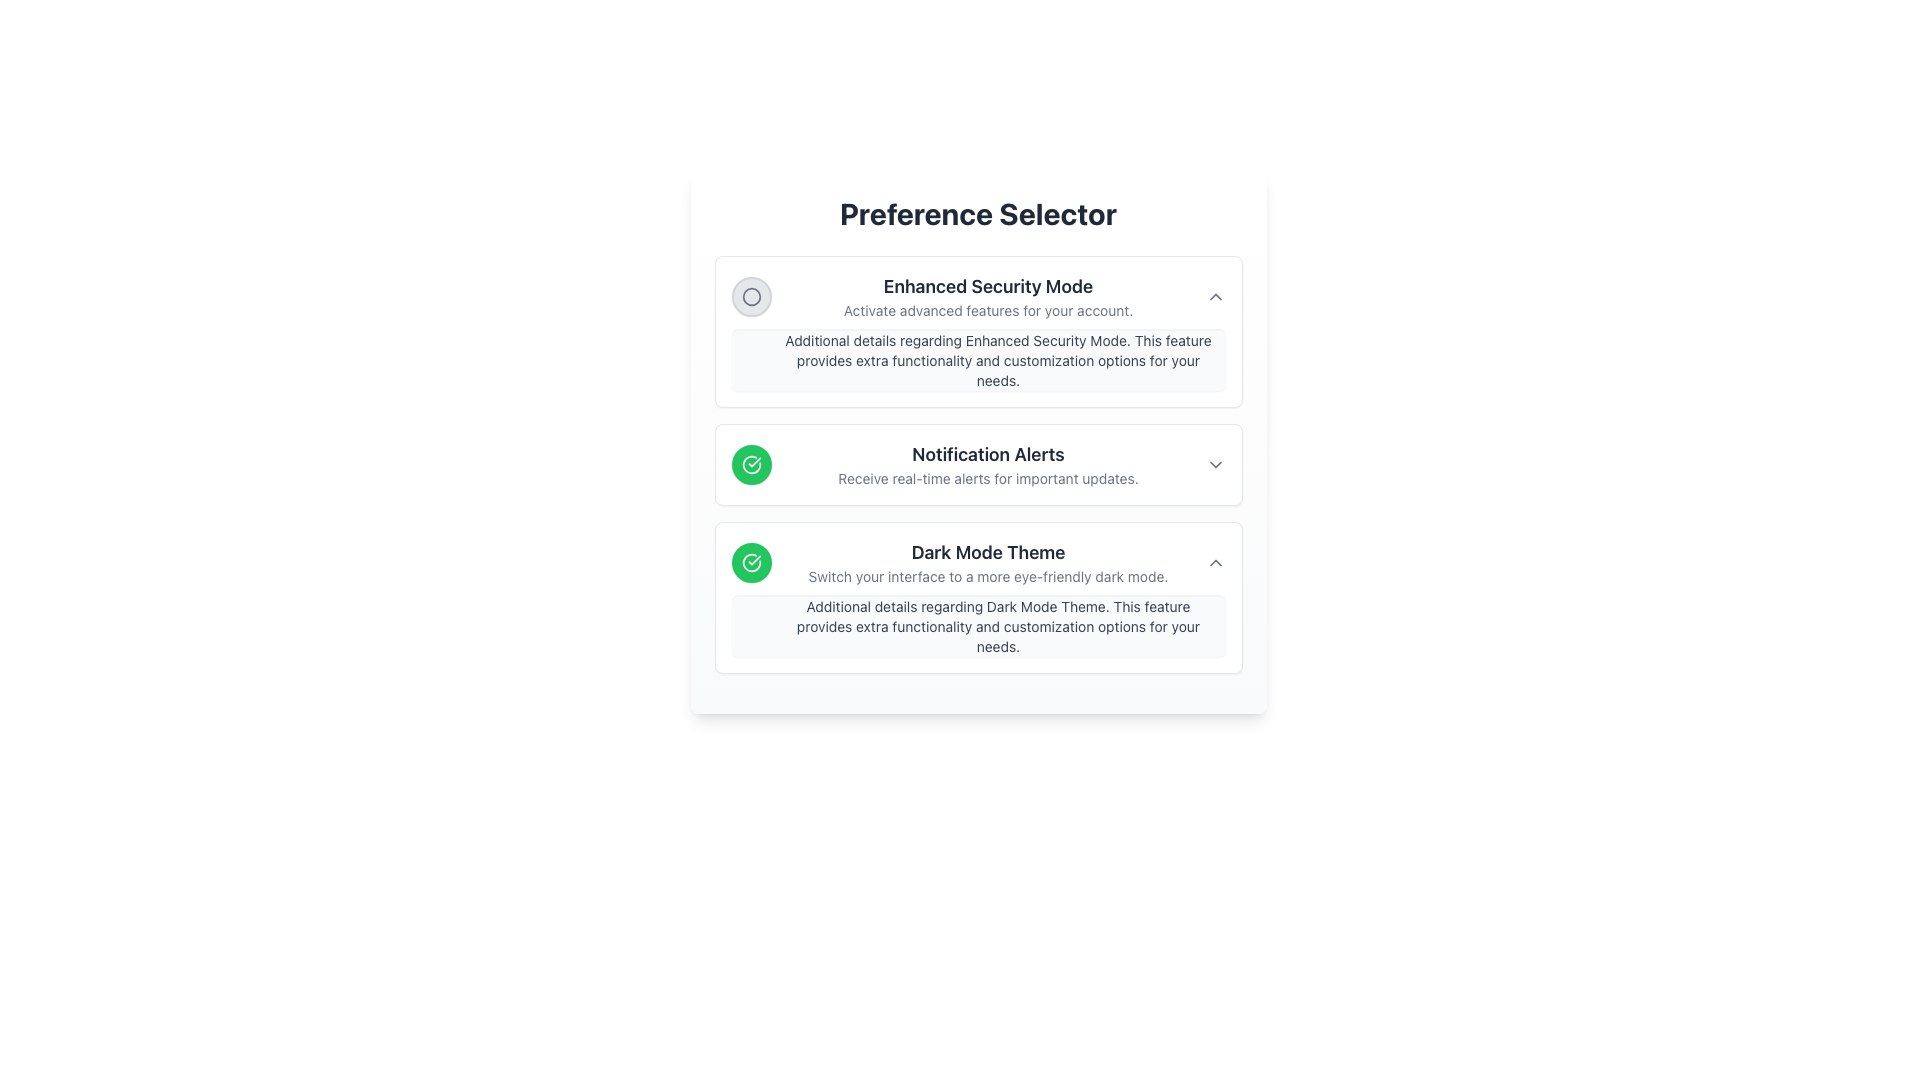 This screenshot has width=1920, height=1080. Describe the element at coordinates (978, 330) in the screenshot. I see `the first option in the 'Preference Selector' panel, which provides access to the 'Enhanced Security Mode' feature` at that location.